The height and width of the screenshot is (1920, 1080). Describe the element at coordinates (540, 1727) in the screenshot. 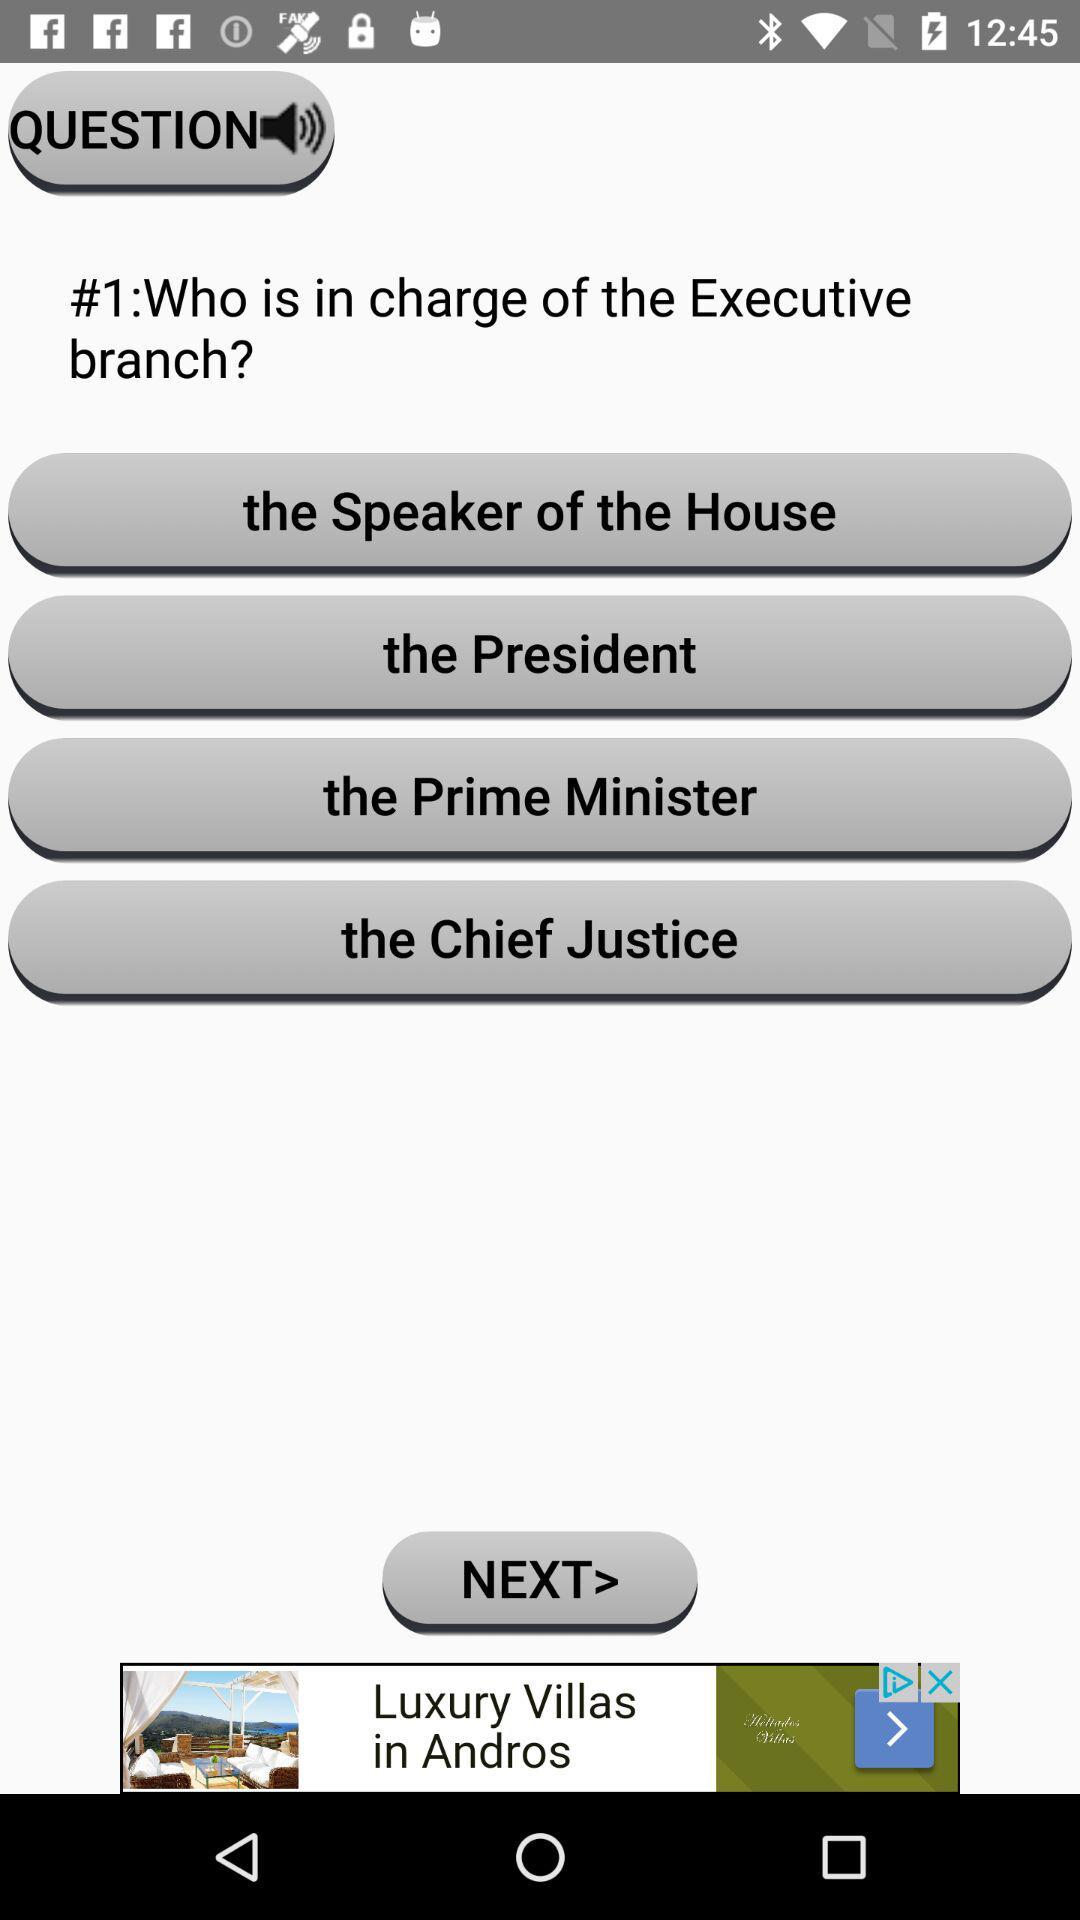

I see `the advertisement site` at that location.